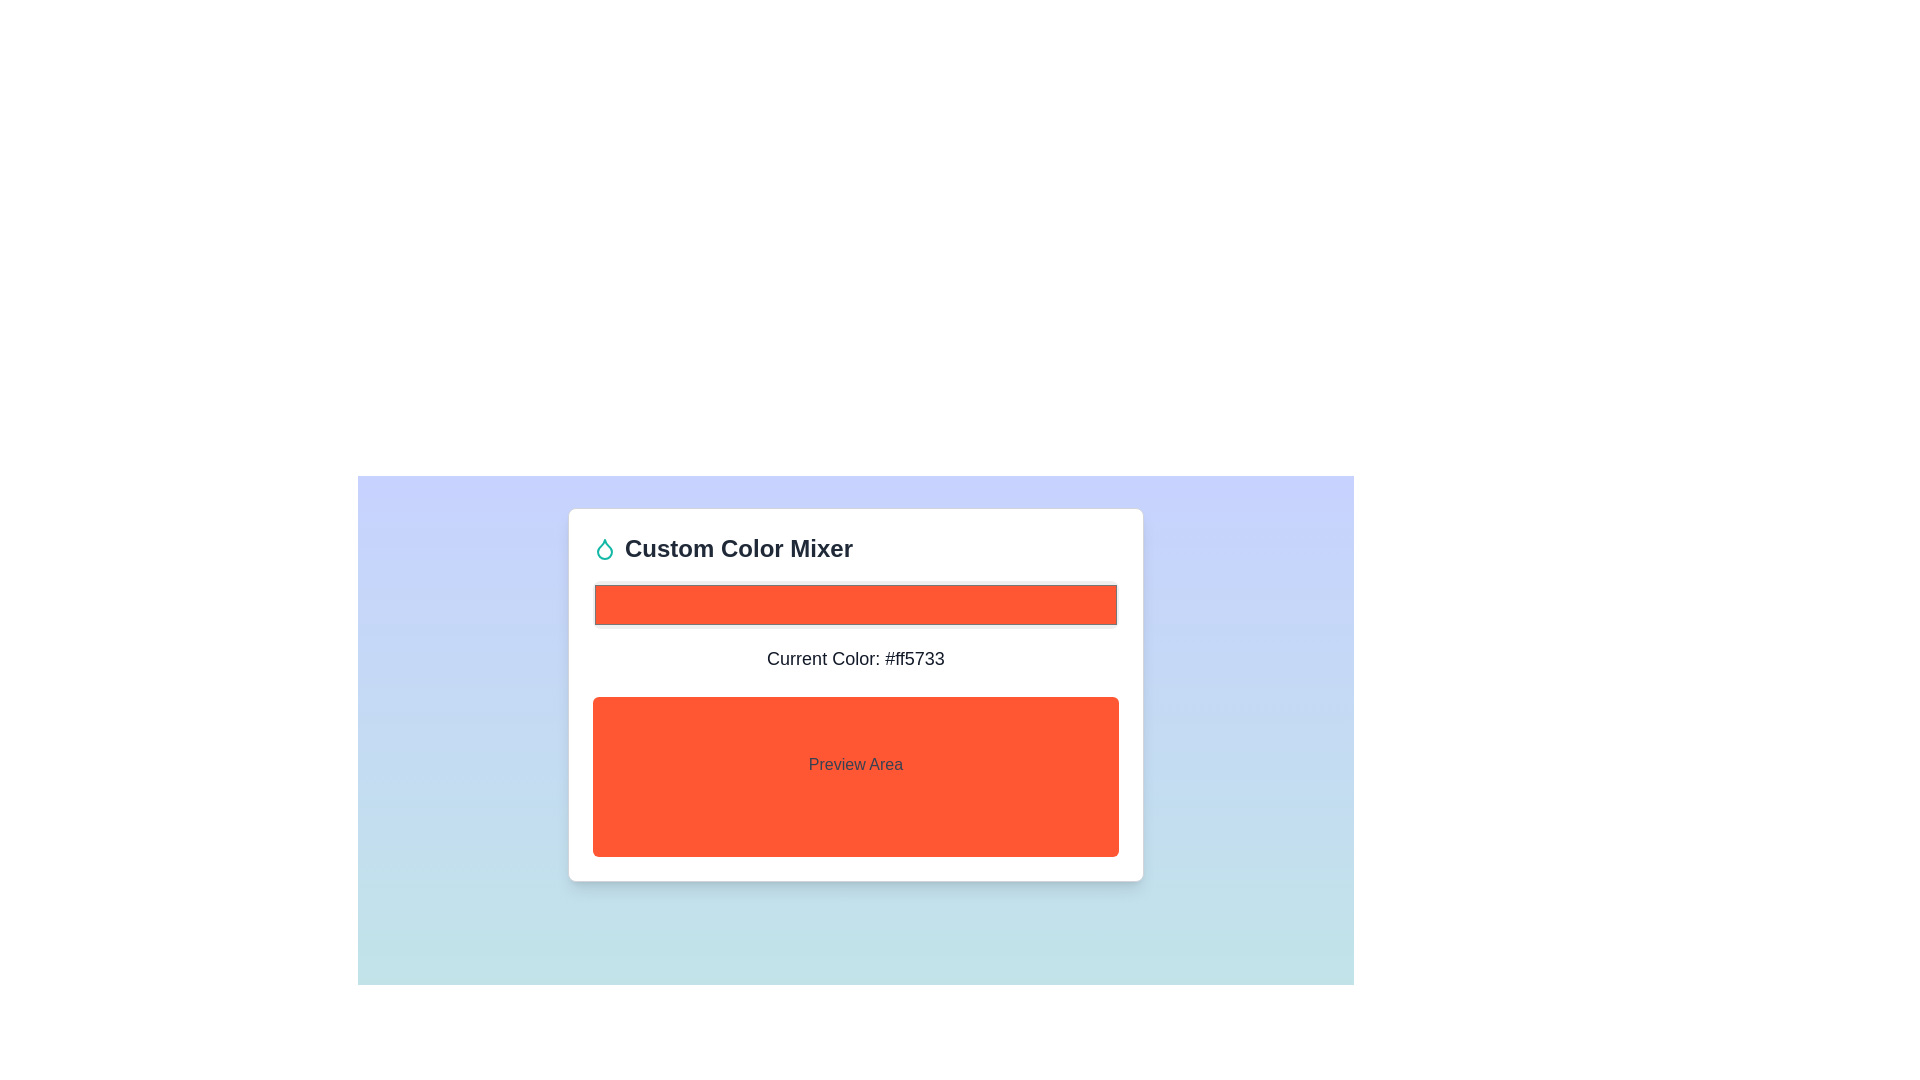 The image size is (1920, 1080). I want to click on the text label reading 'Preview Area' which is centered within the second section of the 'Custom Color Mixer' interface, located just below the current color display, so click(855, 764).